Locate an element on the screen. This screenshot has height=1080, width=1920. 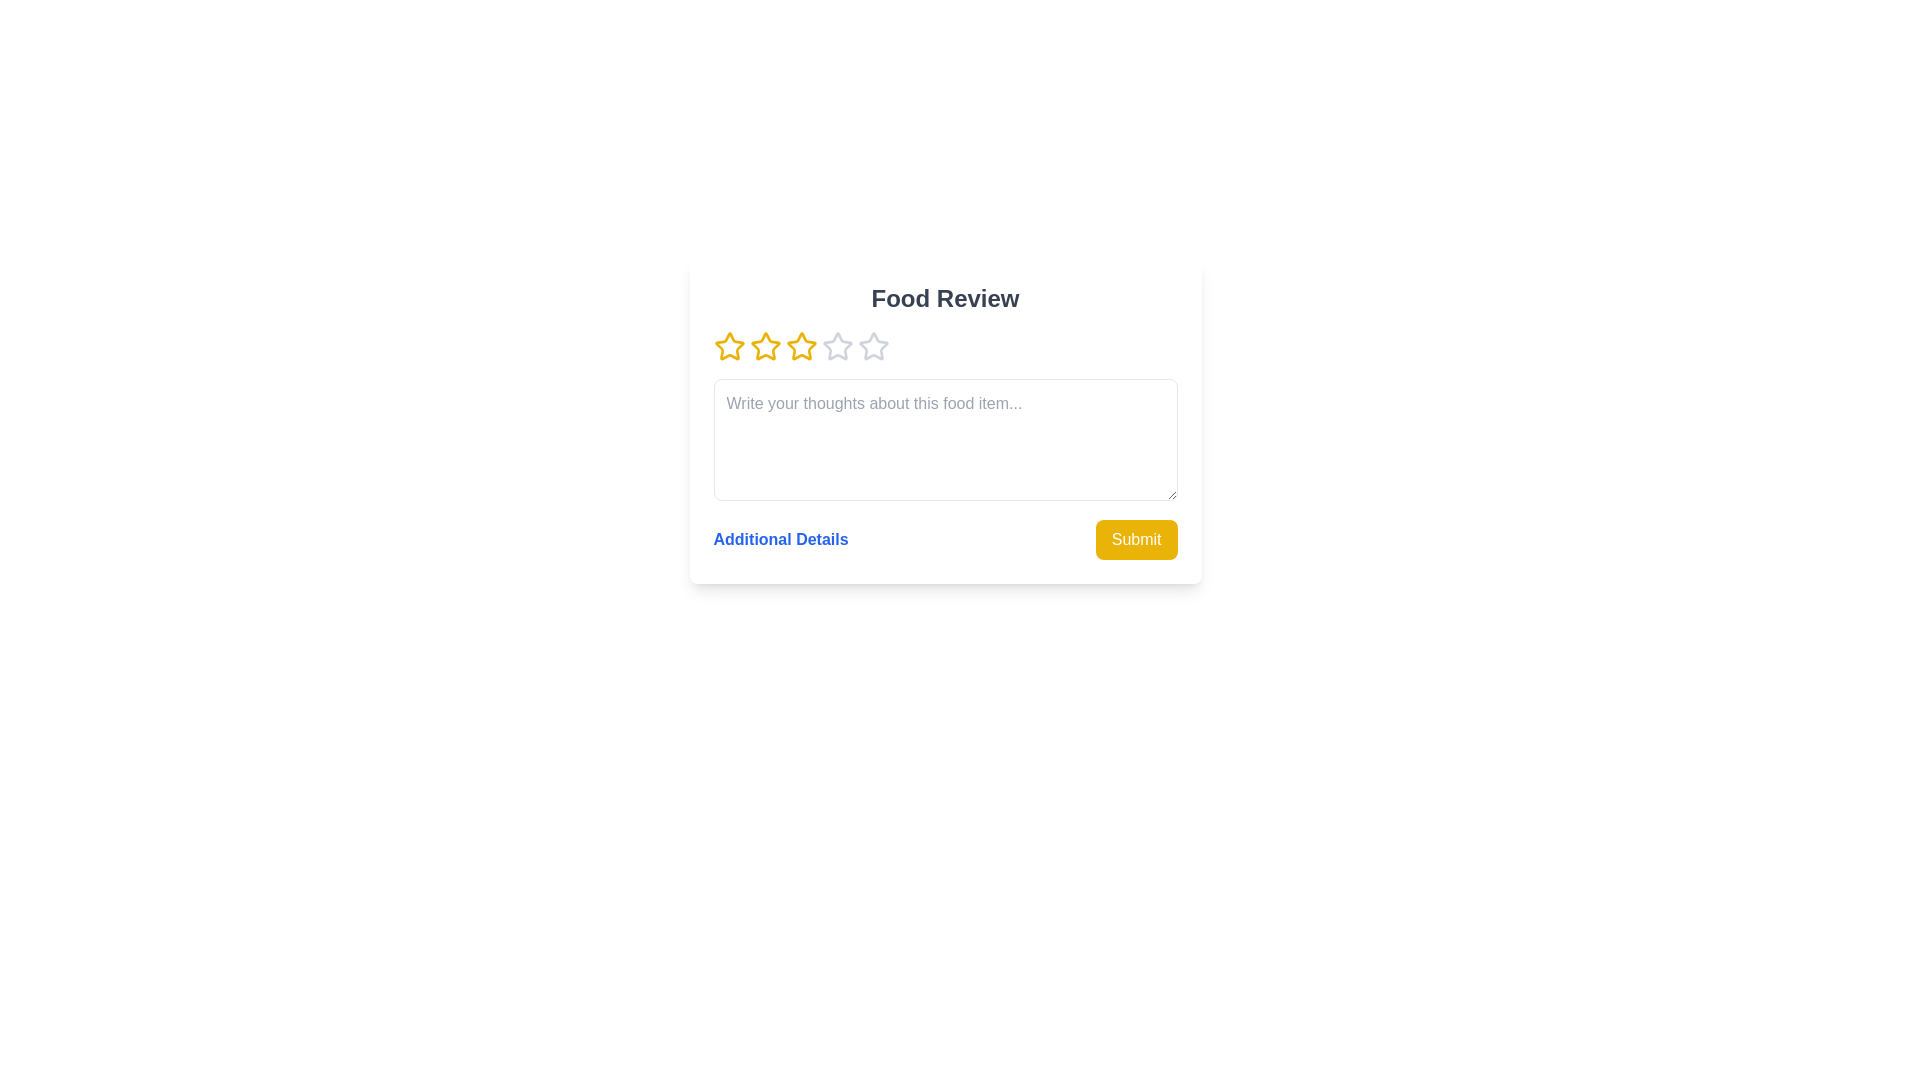
the text area and type the review text is located at coordinates (944, 438).